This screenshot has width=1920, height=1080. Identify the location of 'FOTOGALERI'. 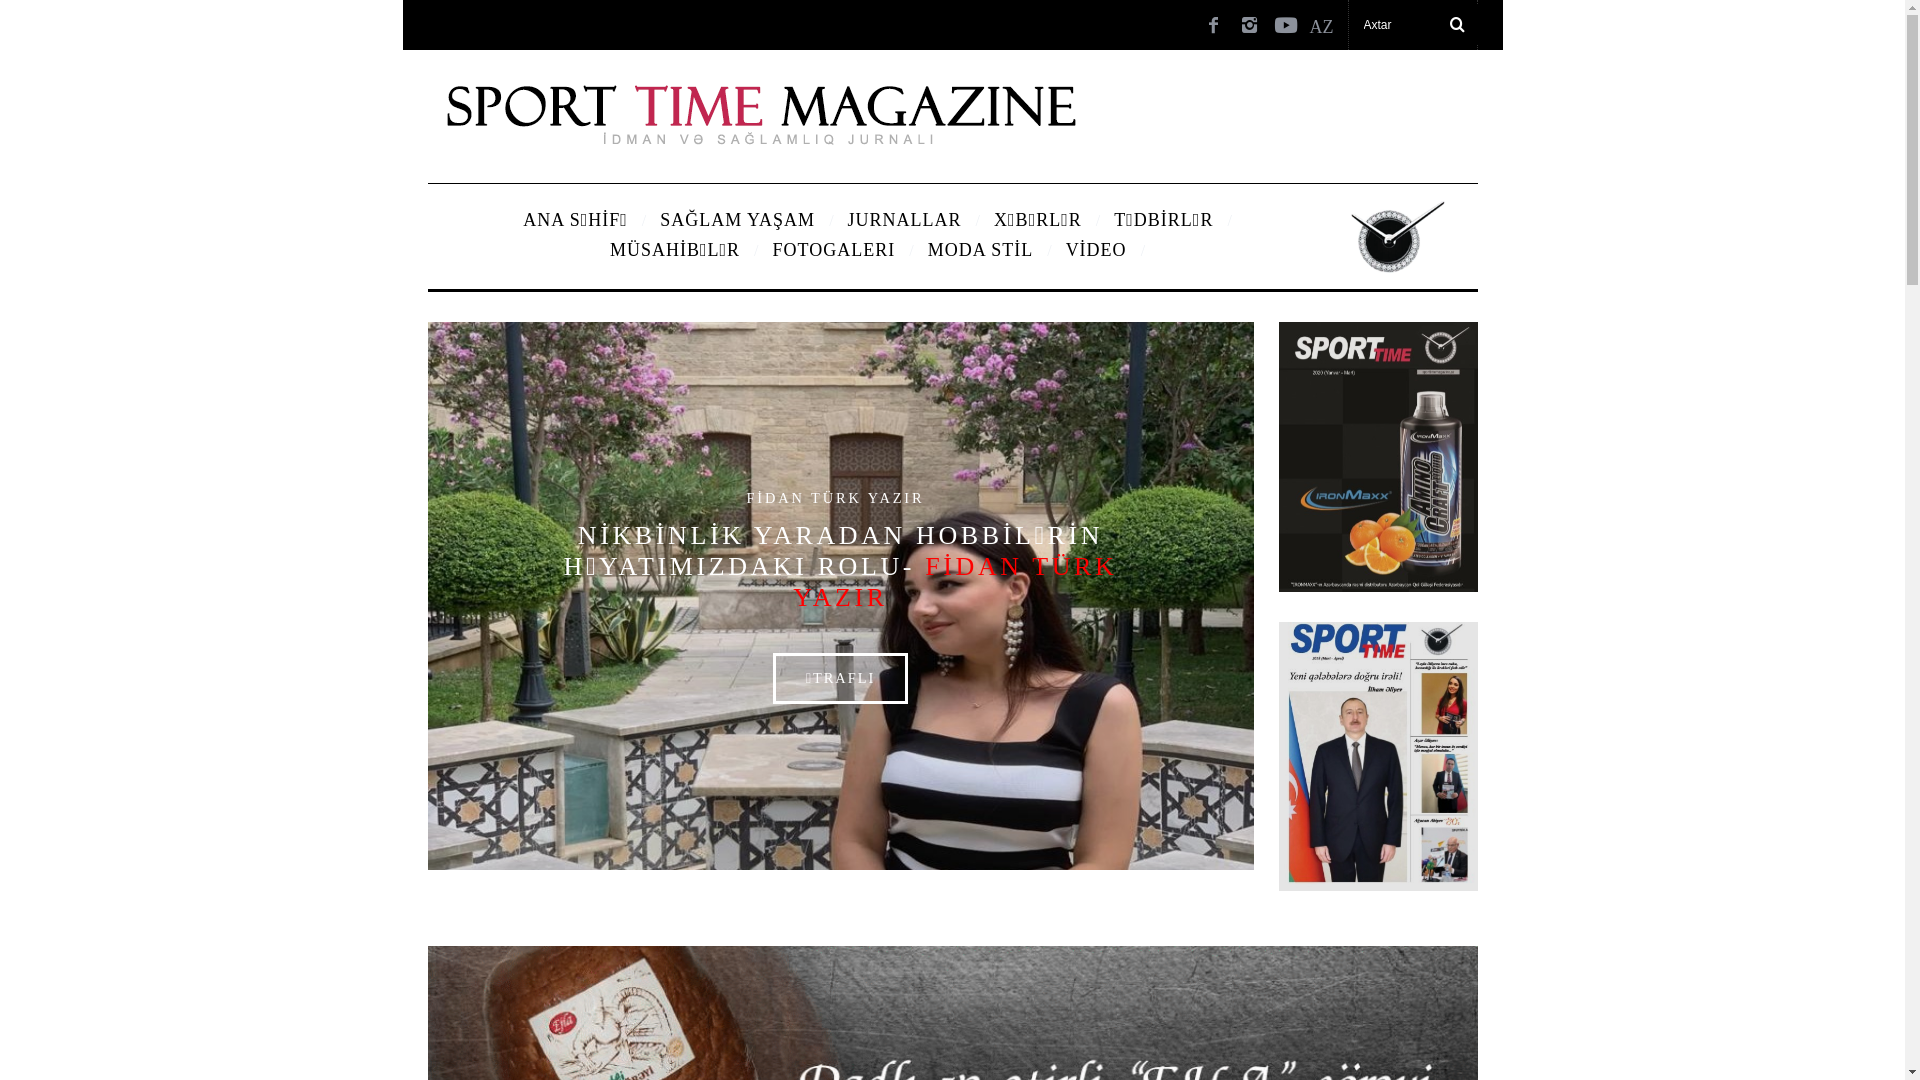
(834, 249).